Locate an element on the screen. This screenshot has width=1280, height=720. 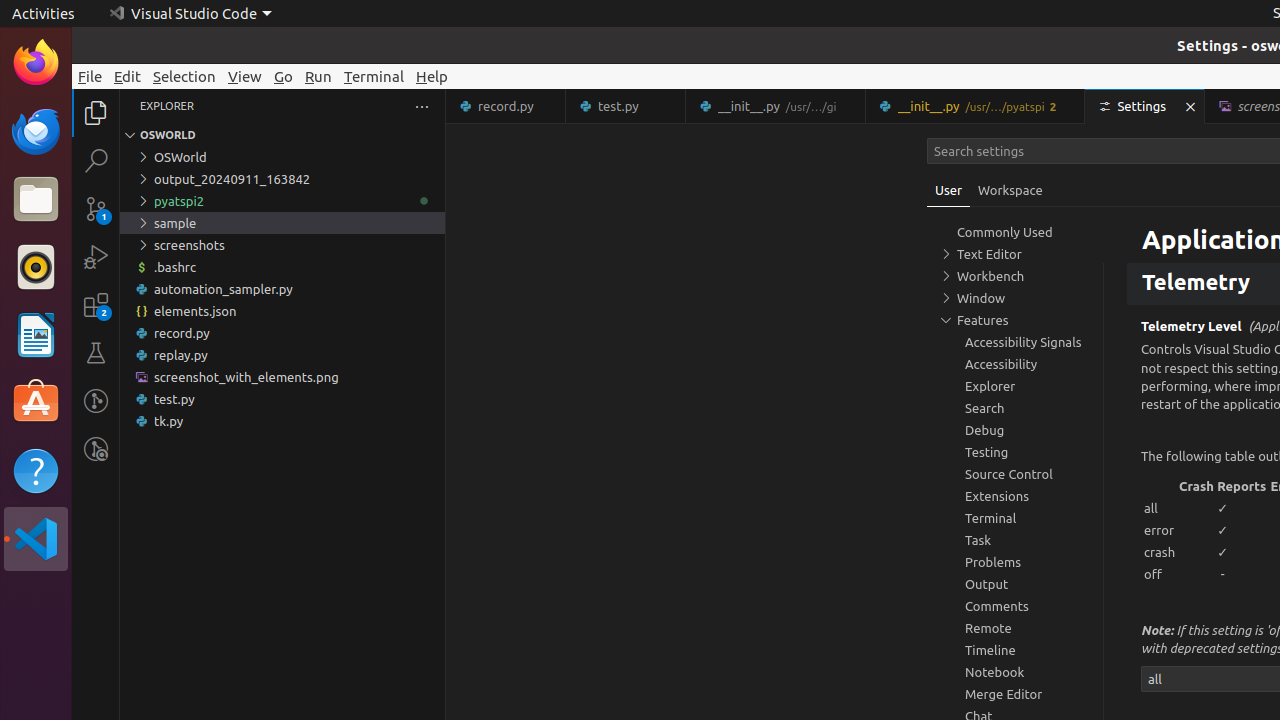
'Run' is located at coordinates (317, 75).